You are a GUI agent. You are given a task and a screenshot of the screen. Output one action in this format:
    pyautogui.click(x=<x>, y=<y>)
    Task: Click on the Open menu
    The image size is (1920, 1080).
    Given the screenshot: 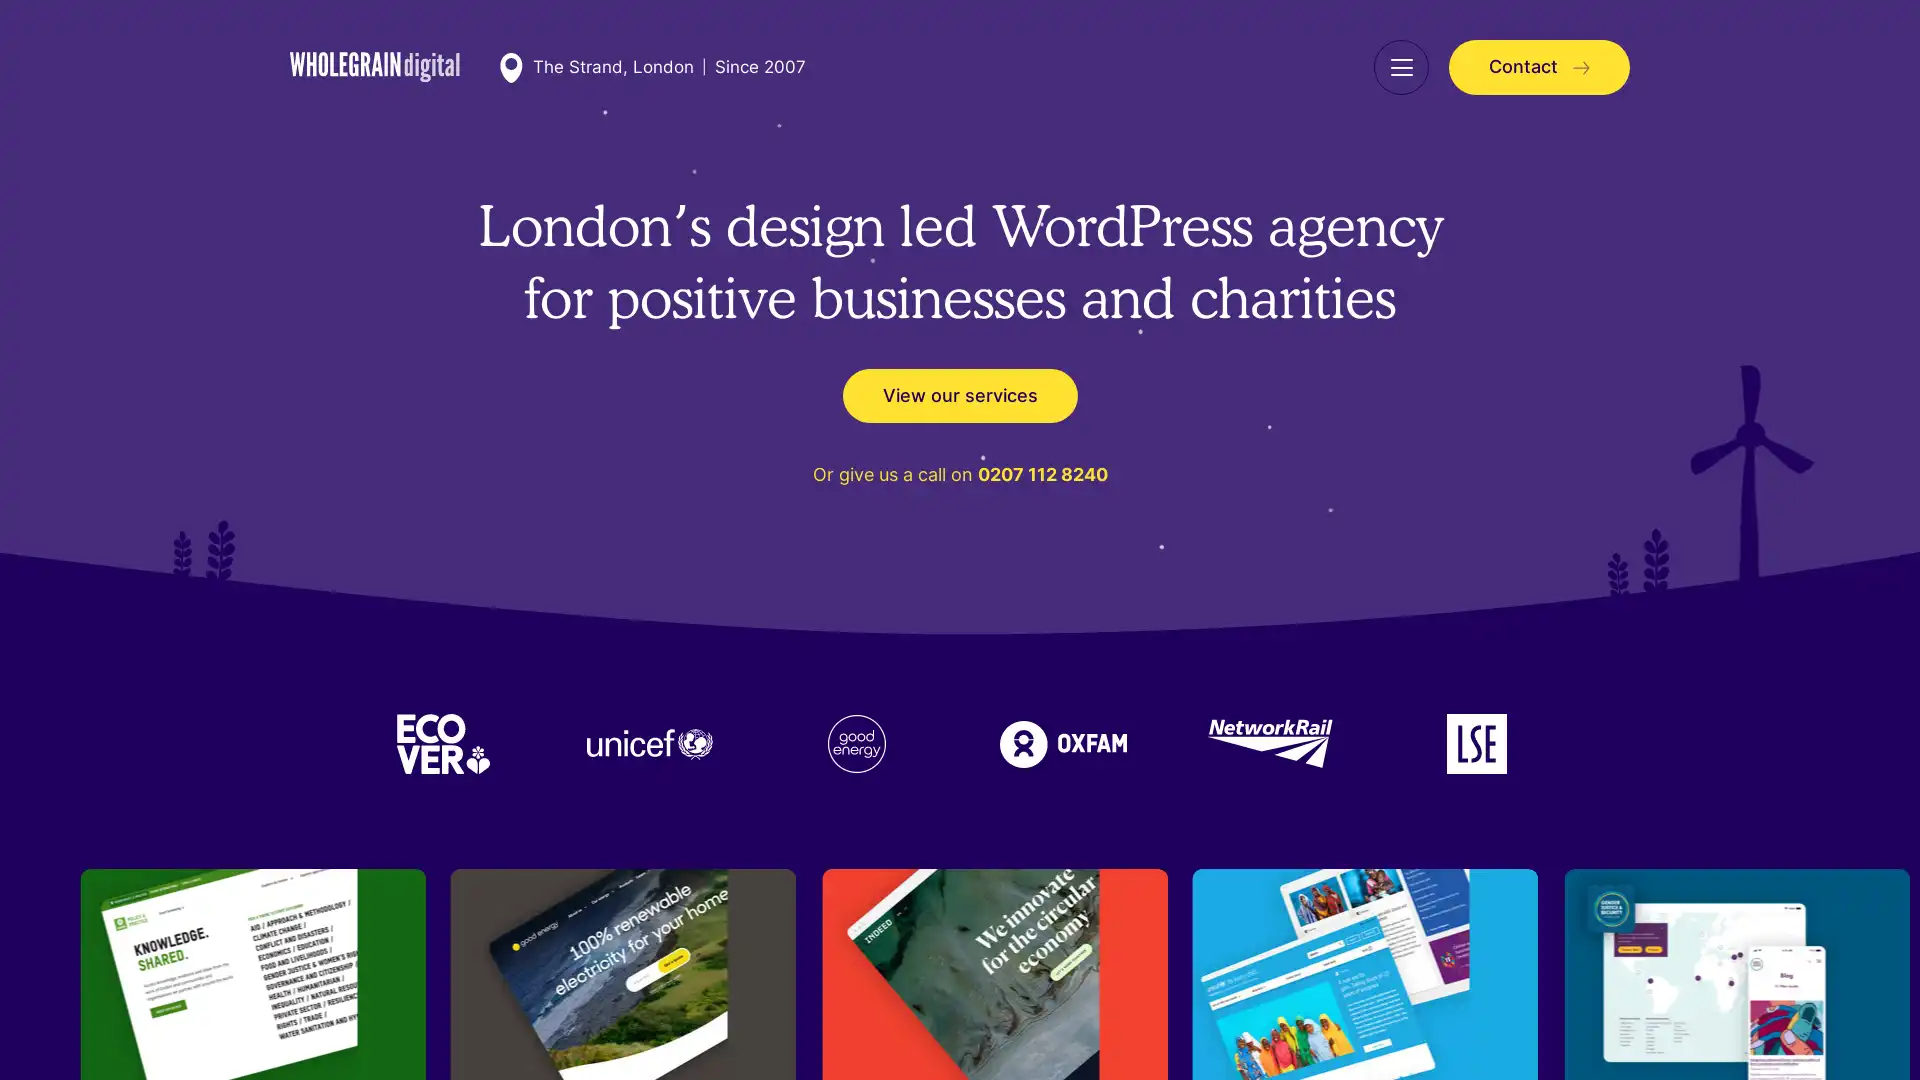 What is the action you would take?
    pyautogui.click(x=1400, y=66)
    